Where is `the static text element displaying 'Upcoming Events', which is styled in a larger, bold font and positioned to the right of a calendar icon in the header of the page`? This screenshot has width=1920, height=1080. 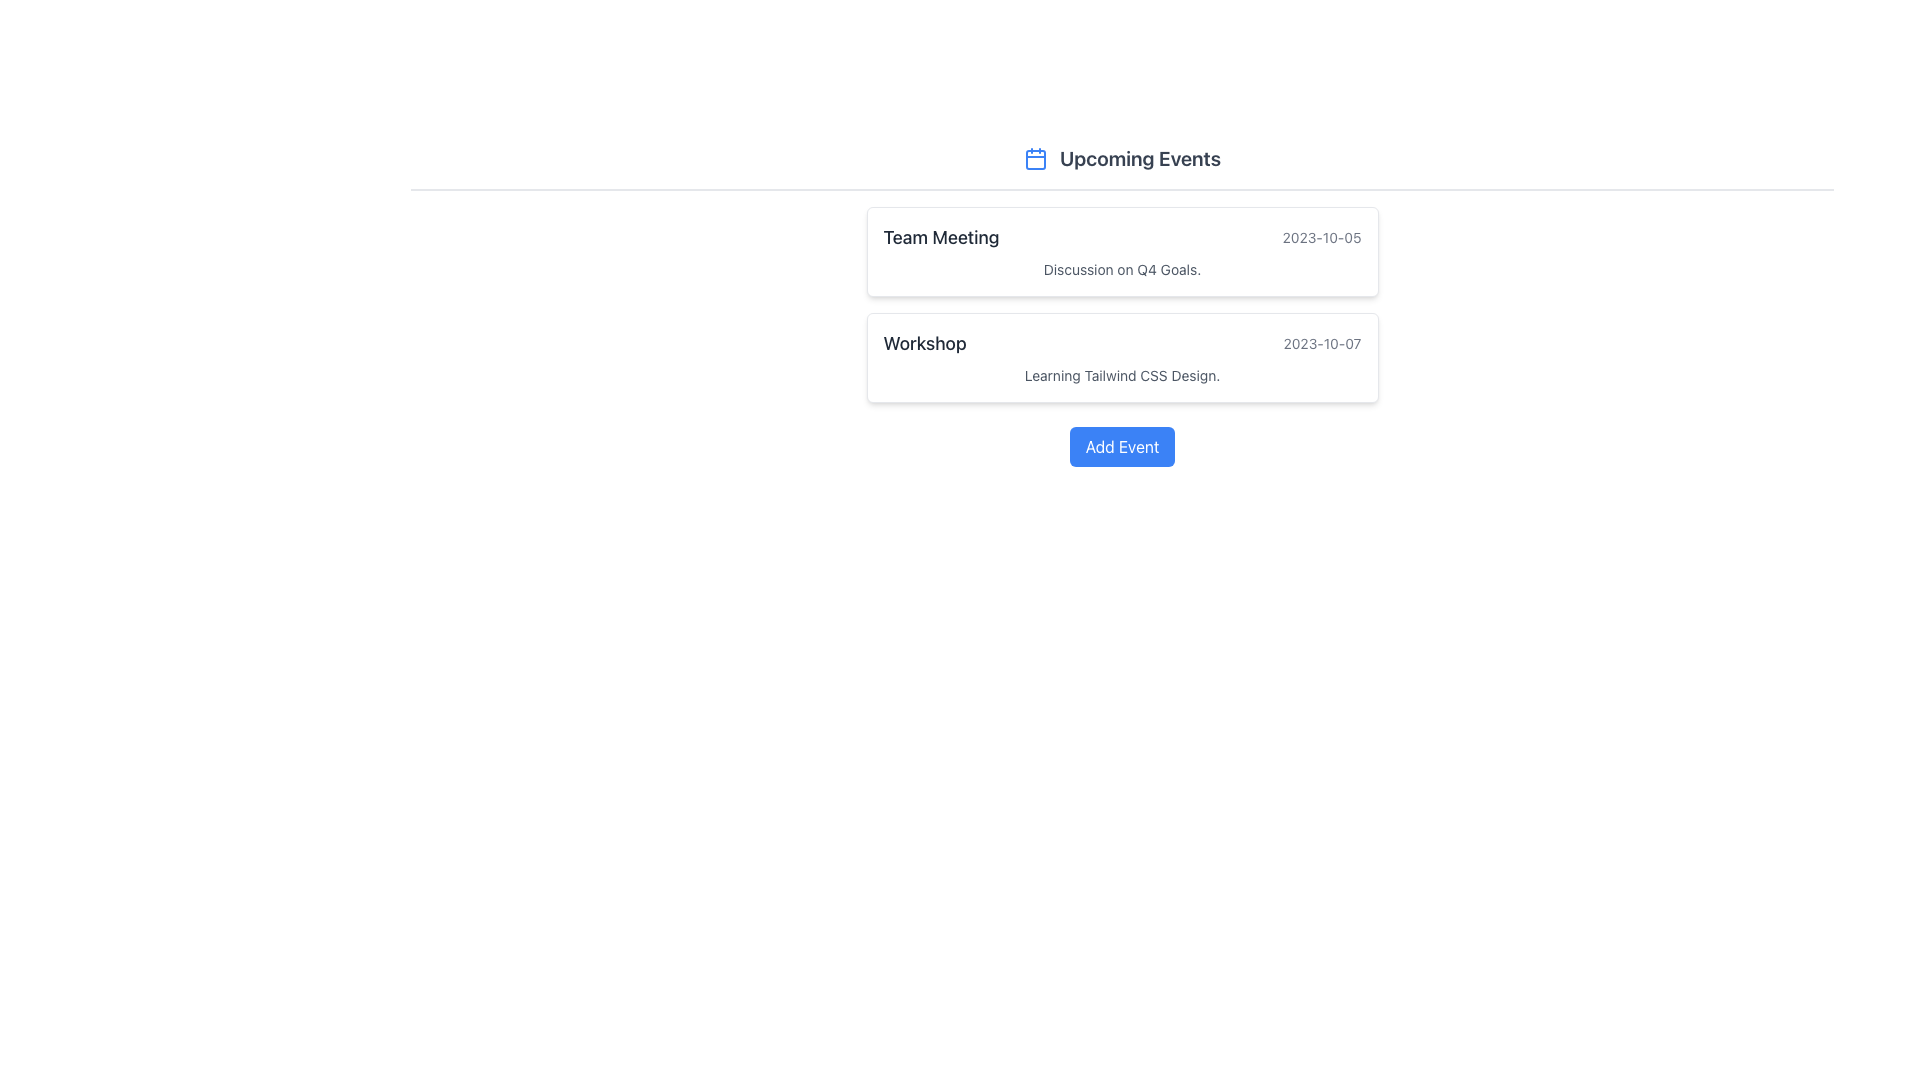 the static text element displaying 'Upcoming Events', which is styled in a larger, bold font and positioned to the right of a calendar icon in the header of the page is located at coordinates (1140, 157).